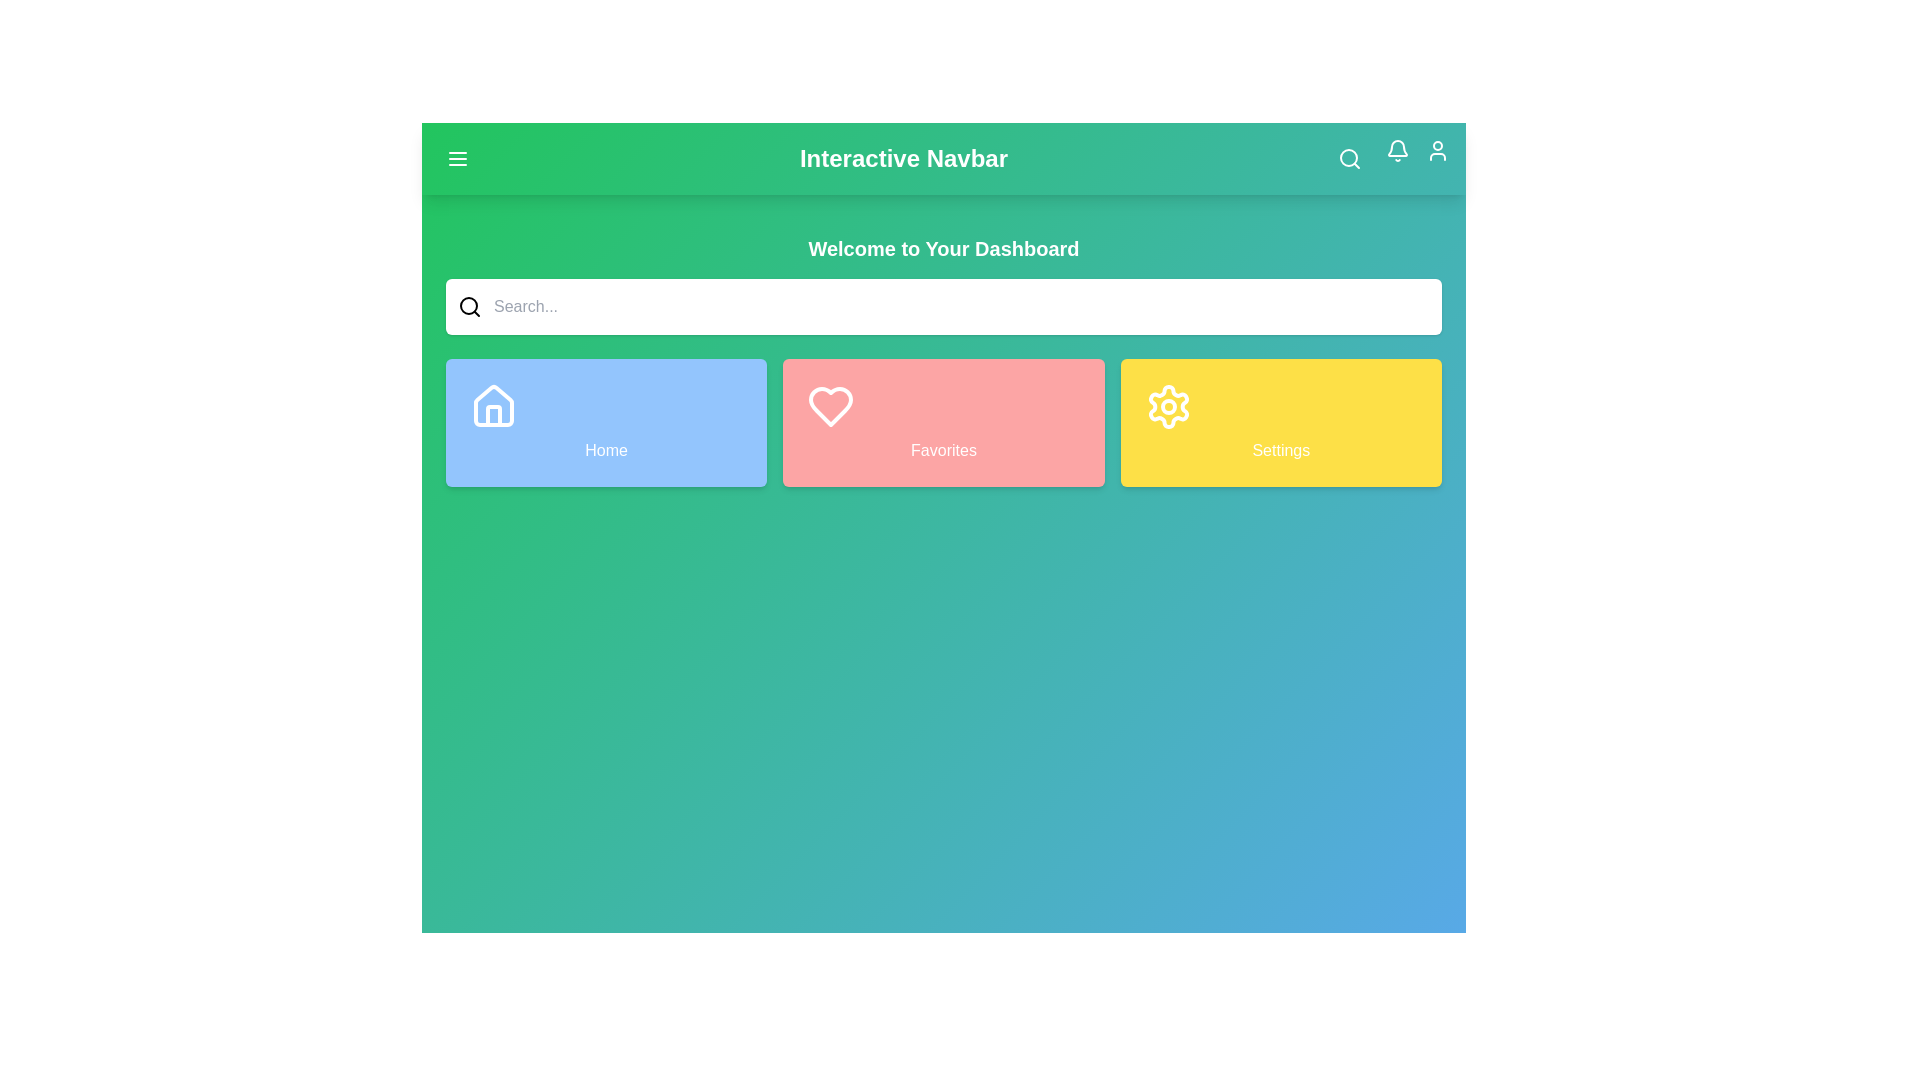 The height and width of the screenshot is (1080, 1920). What do you see at coordinates (960, 307) in the screenshot?
I see `the search input field and type 'example text'` at bounding box center [960, 307].